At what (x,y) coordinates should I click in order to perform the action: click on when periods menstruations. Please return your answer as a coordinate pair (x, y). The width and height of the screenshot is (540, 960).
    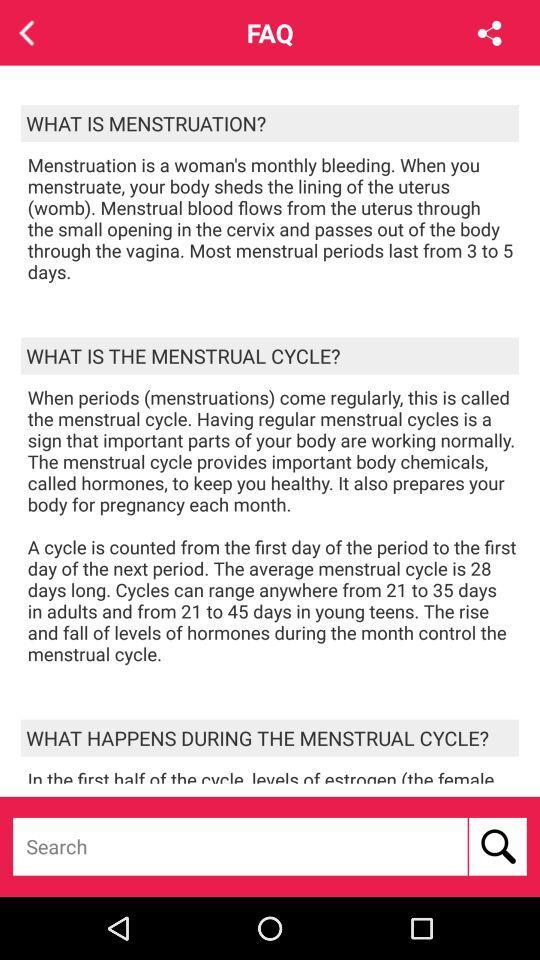
    Looking at the image, I should click on (272, 524).